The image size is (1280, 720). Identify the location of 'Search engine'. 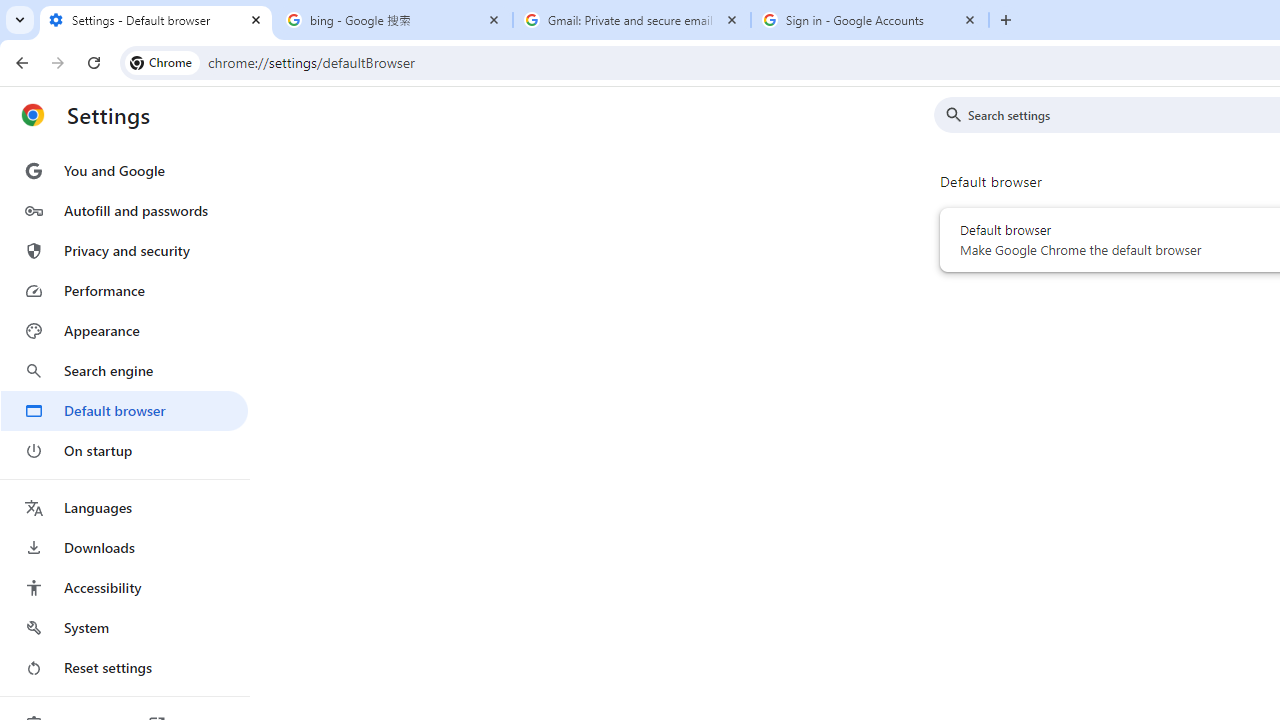
(123, 371).